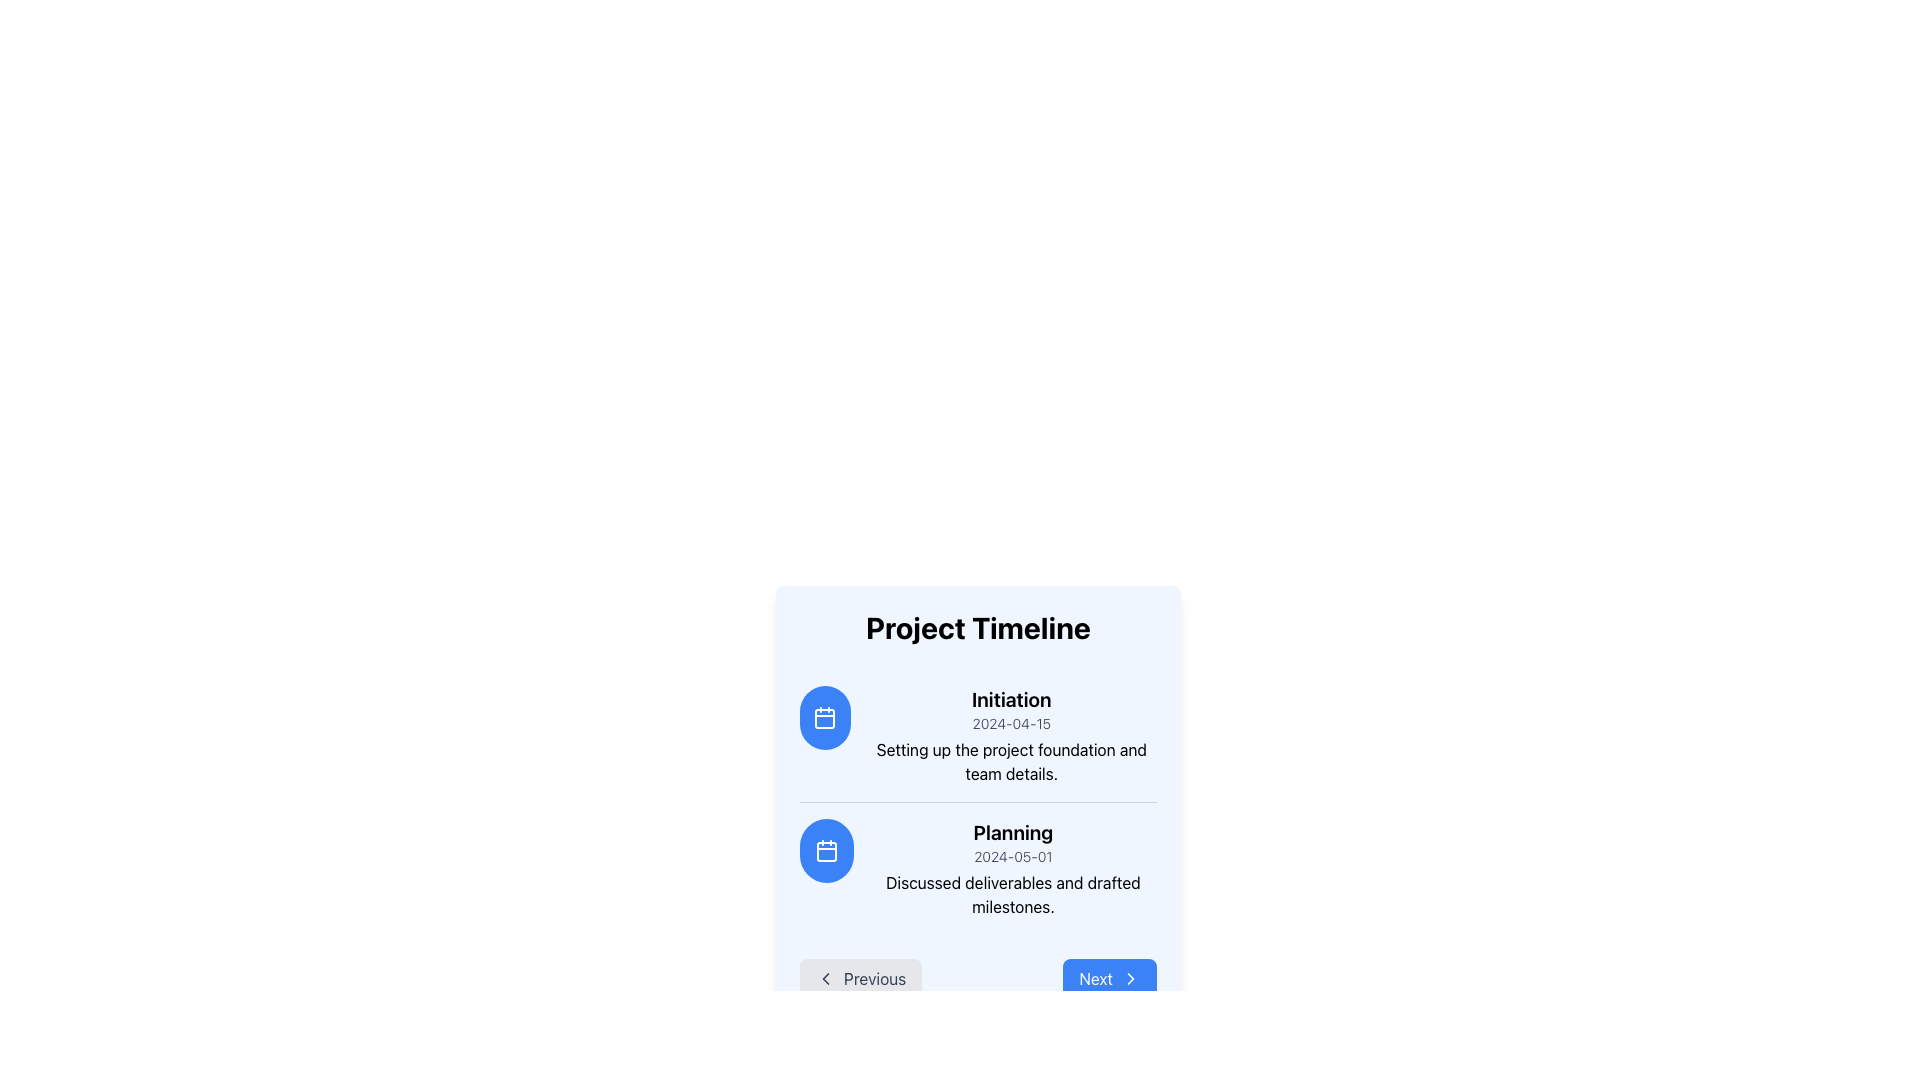  Describe the element at coordinates (1109, 978) in the screenshot. I see `the rightmost button in the 'Project Timeline' section` at that location.